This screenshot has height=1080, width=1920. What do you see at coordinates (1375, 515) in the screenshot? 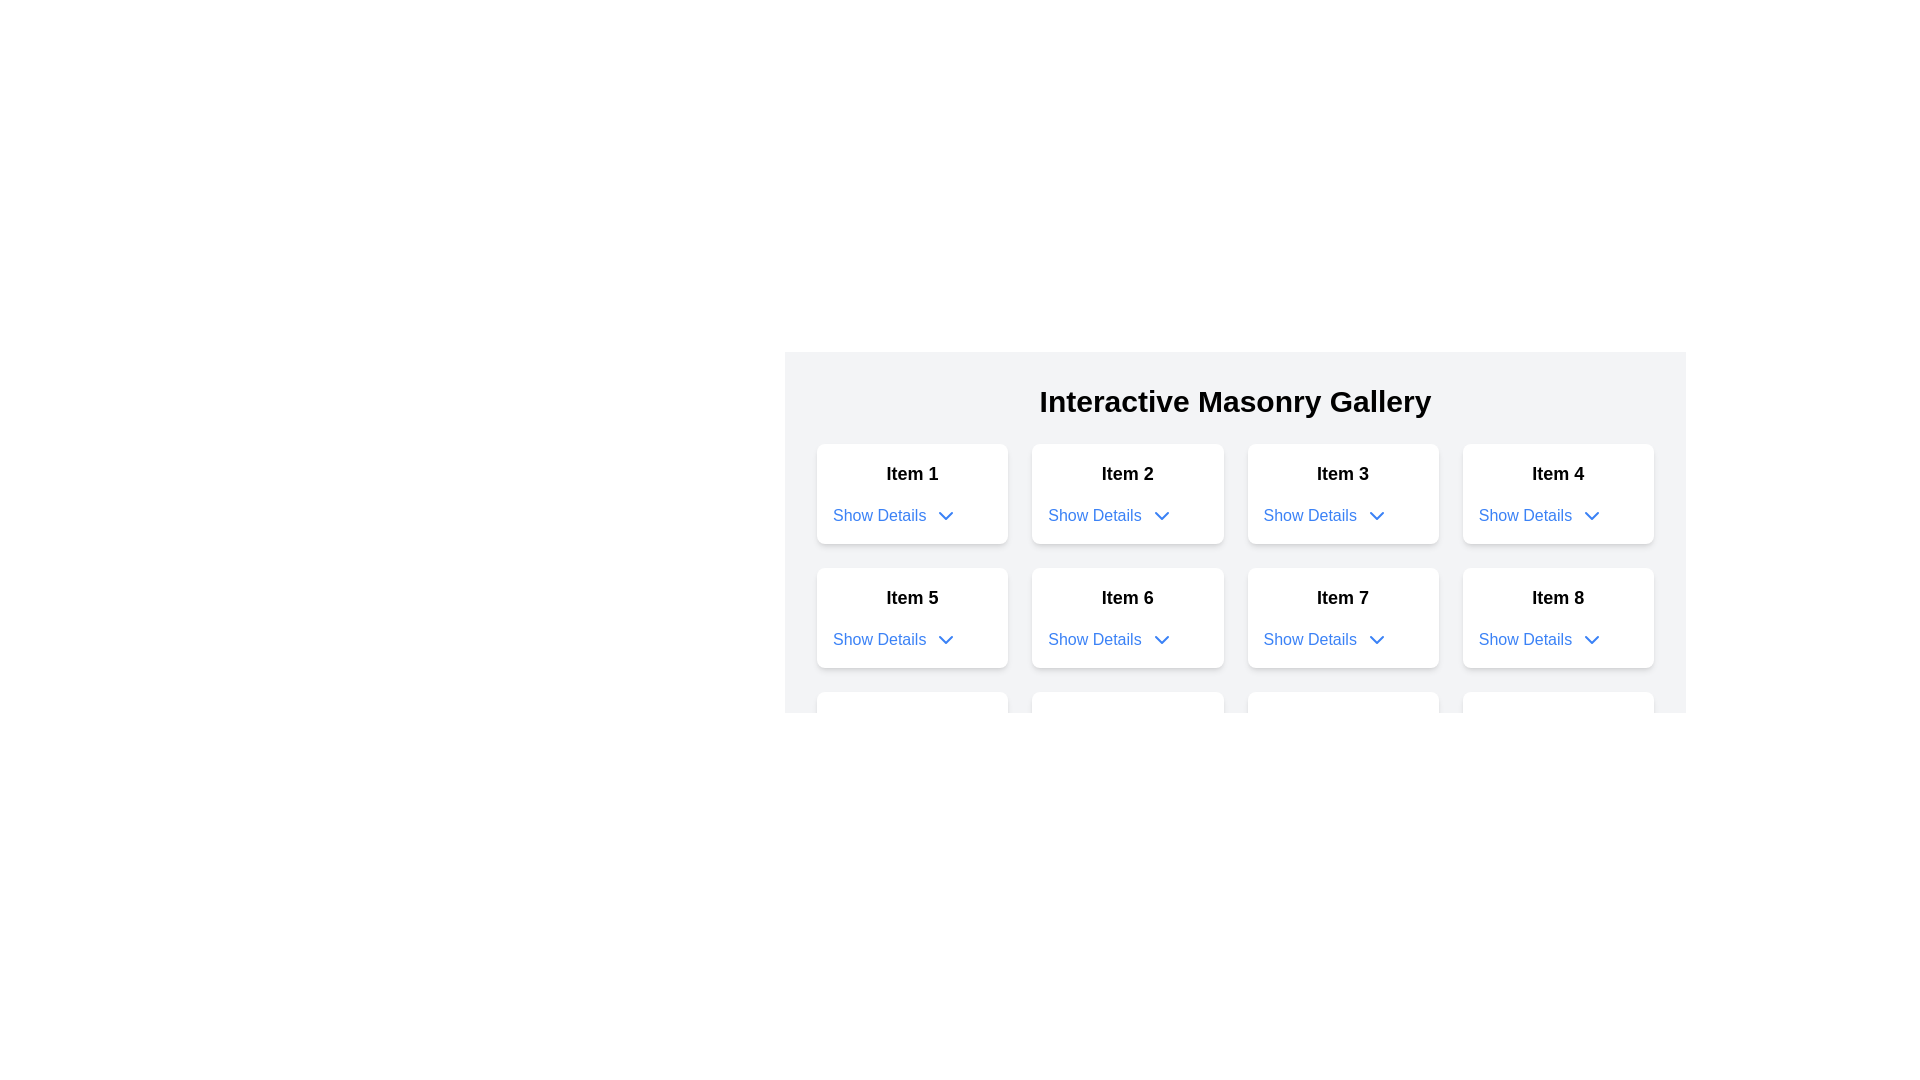
I see `the collapsible/expandable icon located to the right of 'Show Details' for 'Item 3' in the top row, third column of the grid` at bounding box center [1375, 515].